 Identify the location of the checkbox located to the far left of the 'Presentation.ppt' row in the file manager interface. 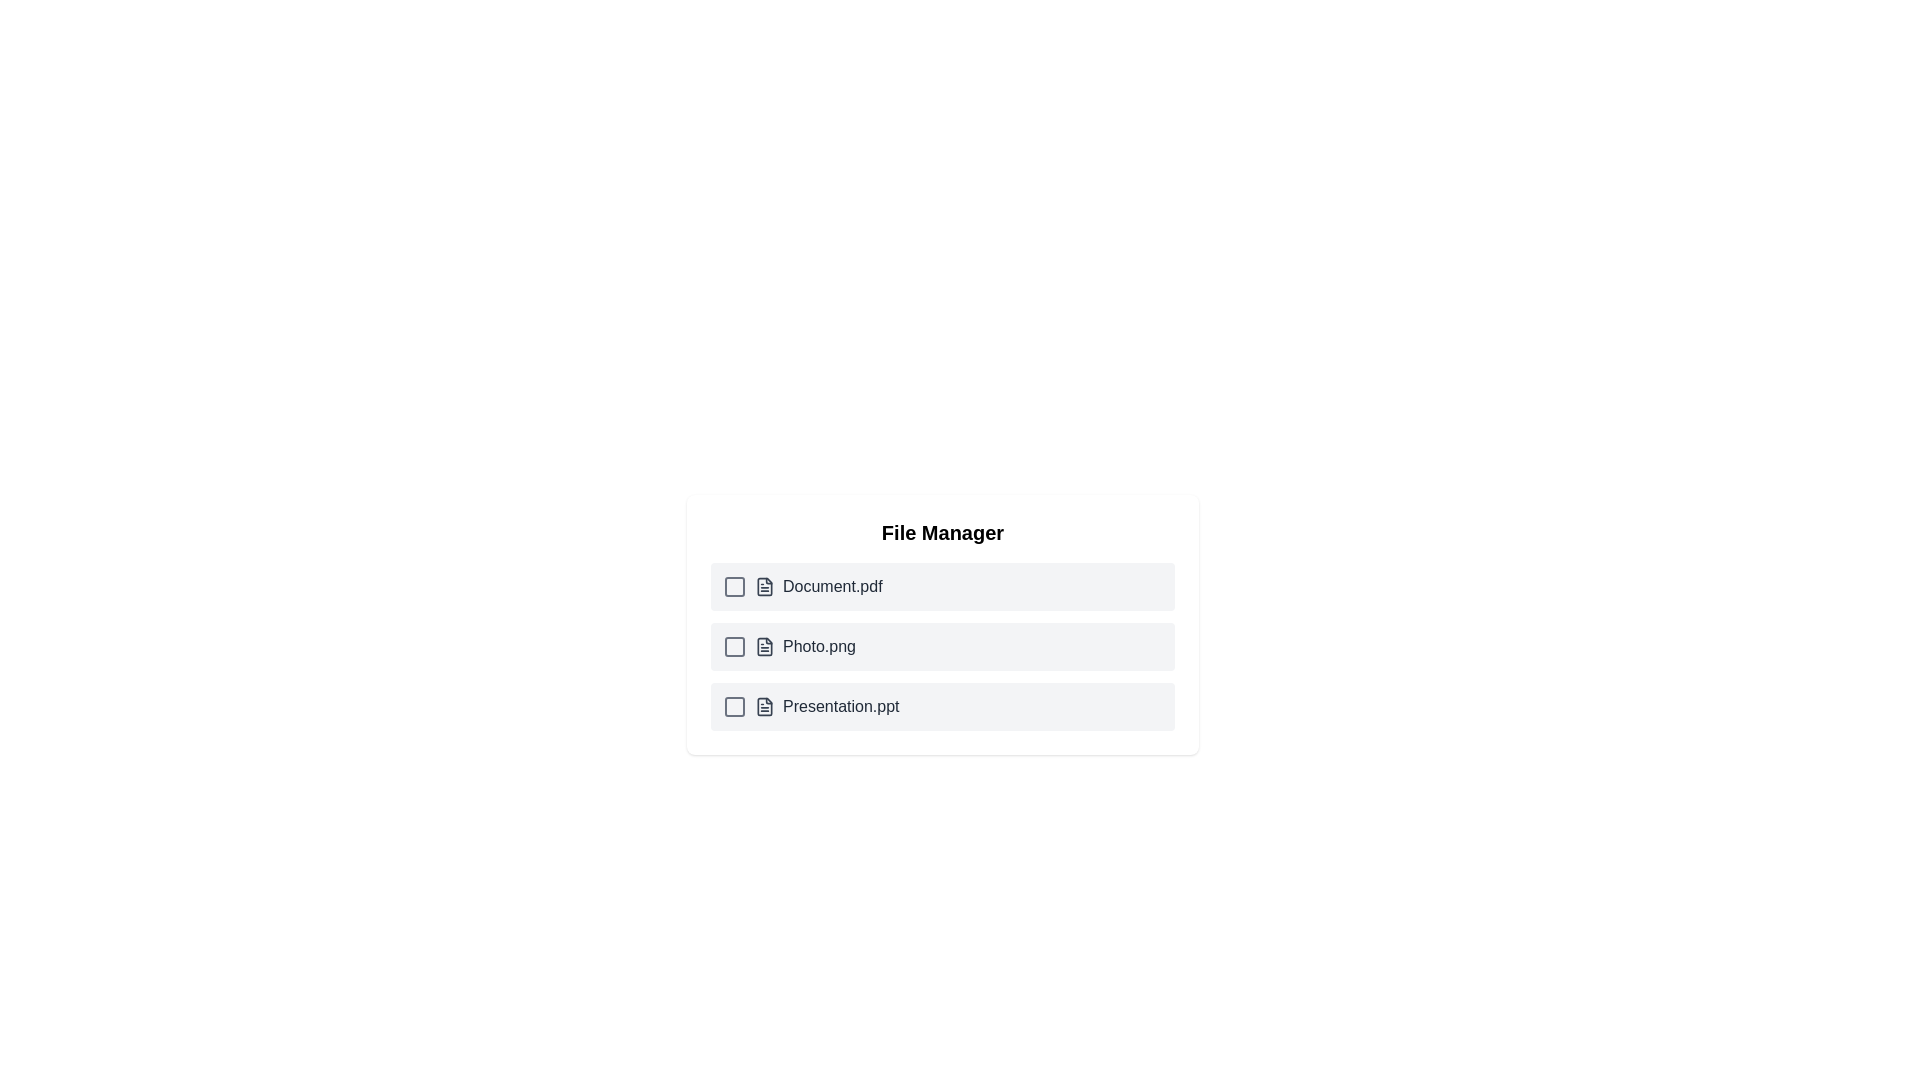
(733, 705).